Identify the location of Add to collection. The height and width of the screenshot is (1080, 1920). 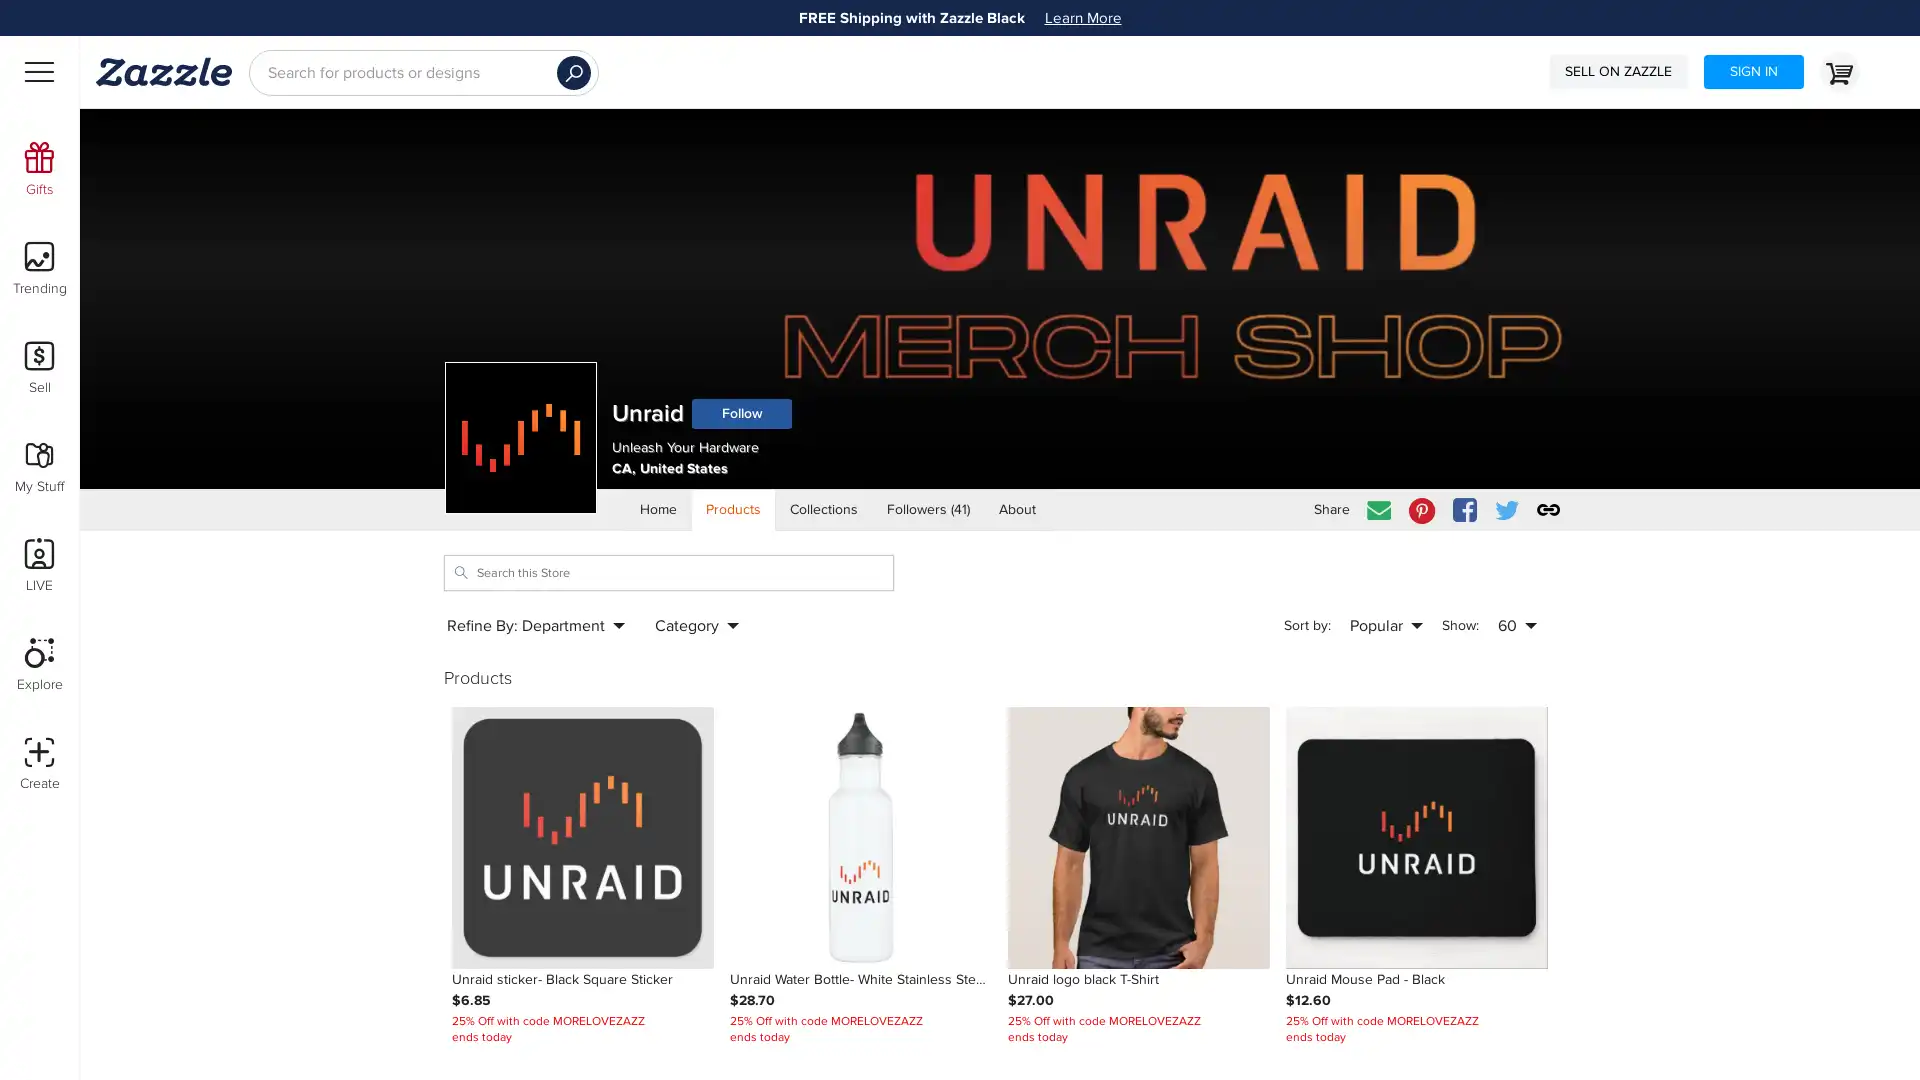
(670, 725).